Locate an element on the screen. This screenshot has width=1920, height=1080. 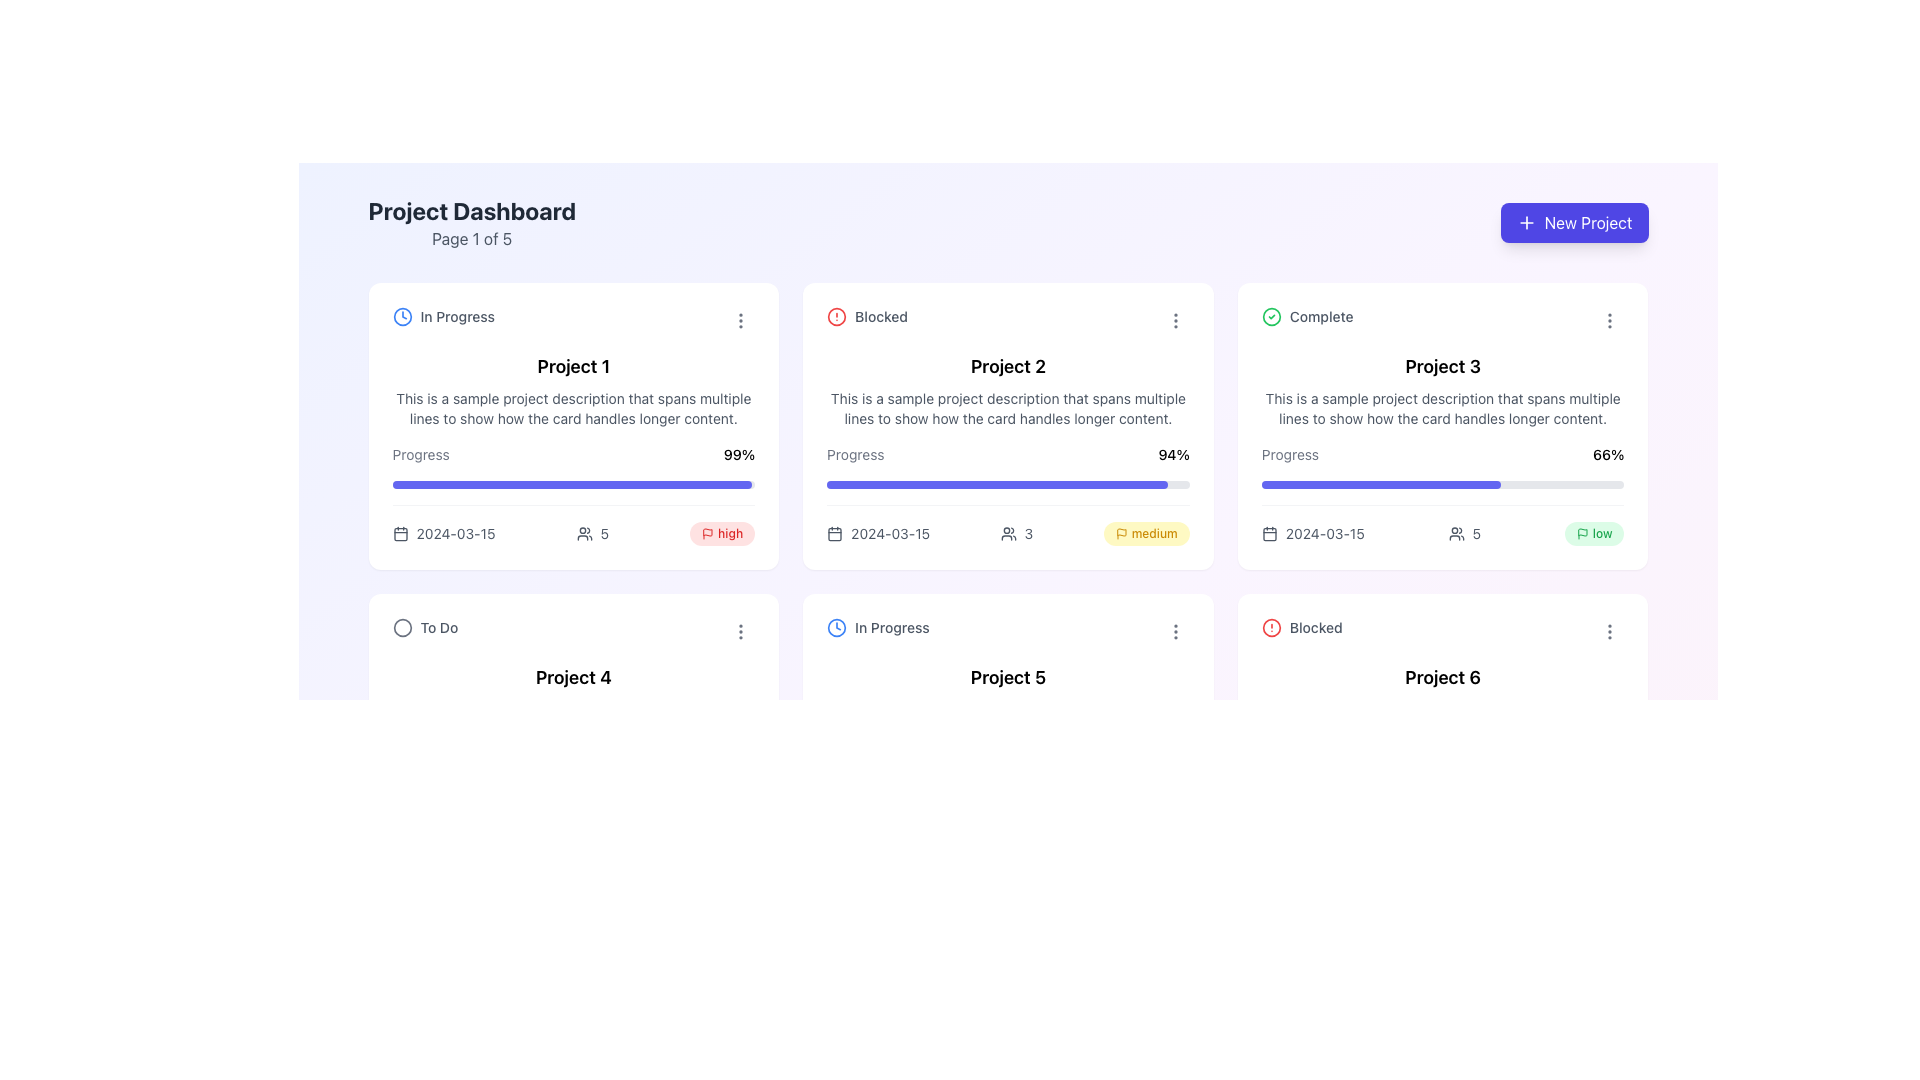
text content of the 'Blocked' status label associated with 'Project 2' on the dashboard layout is located at coordinates (880, 315).